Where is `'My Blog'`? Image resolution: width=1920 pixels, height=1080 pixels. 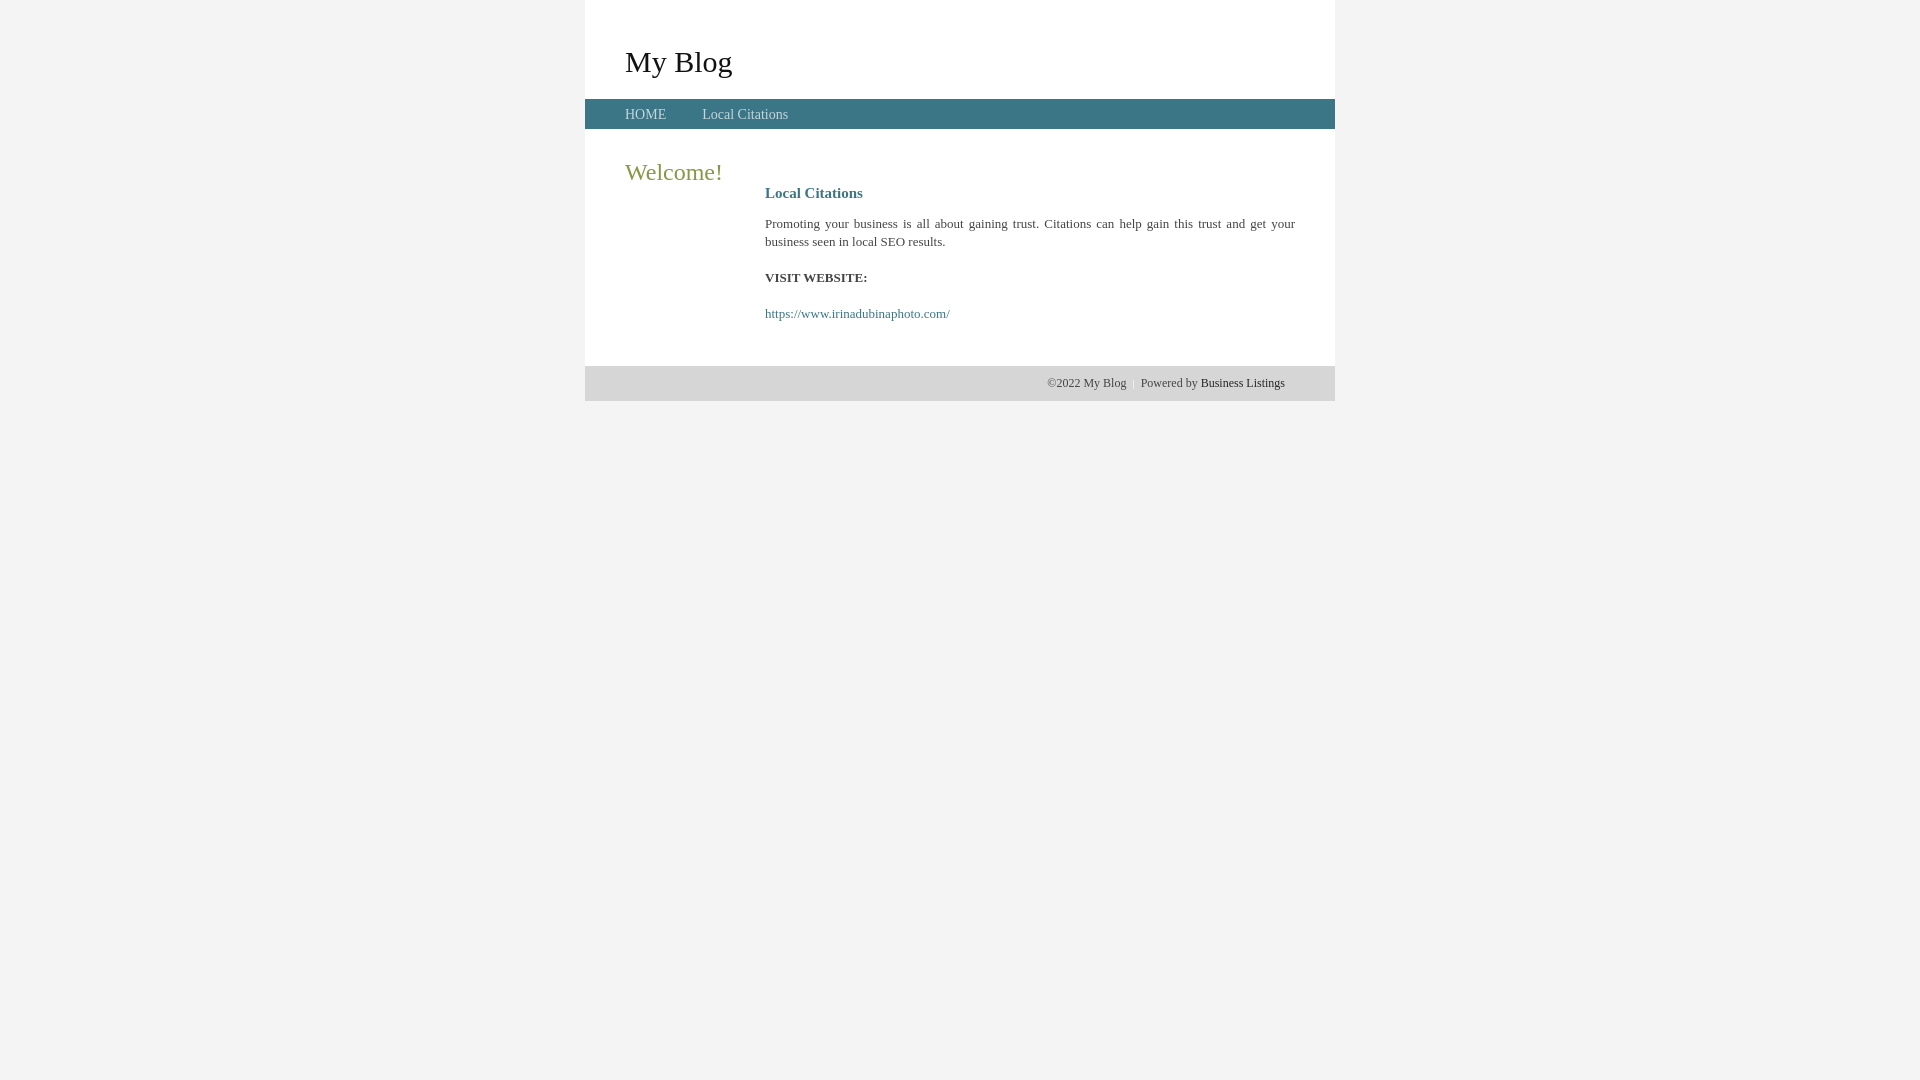
'My Blog' is located at coordinates (678, 60).